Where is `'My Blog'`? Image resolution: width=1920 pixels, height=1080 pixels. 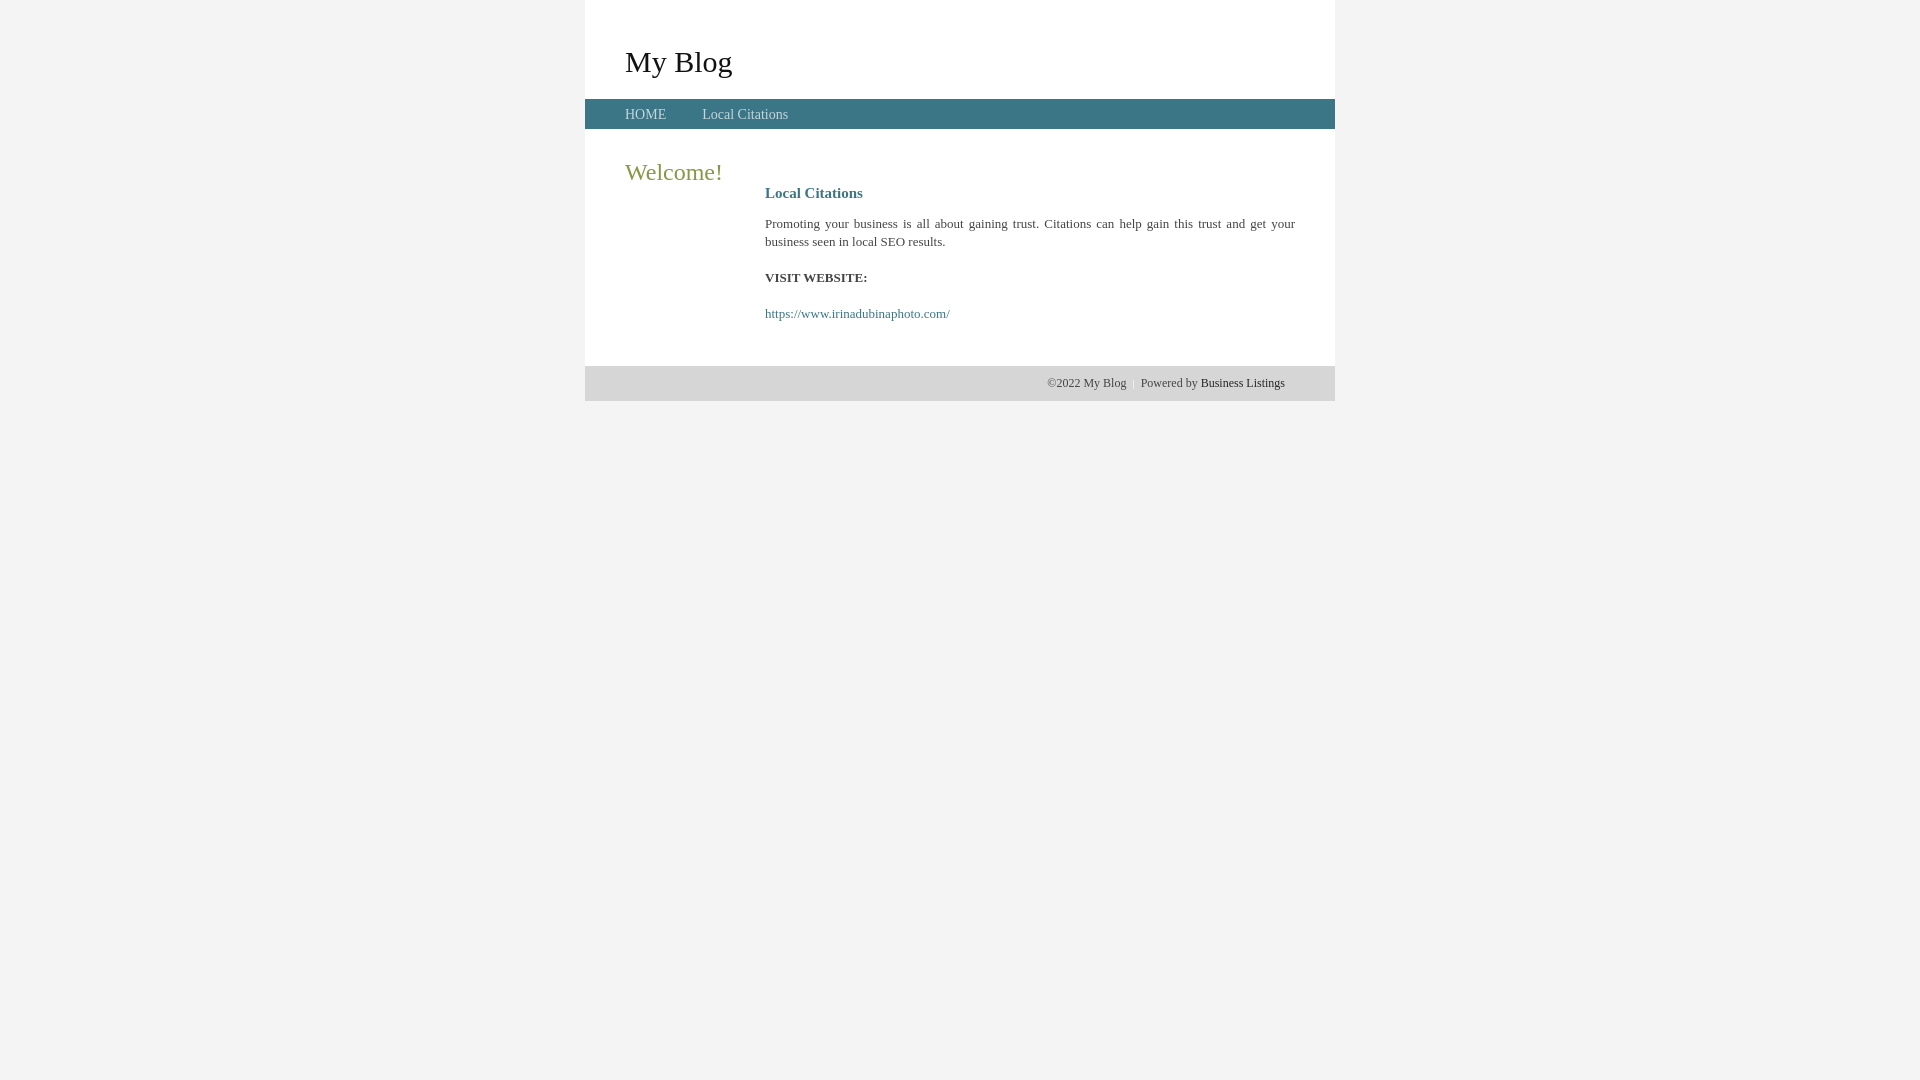
'My Blog' is located at coordinates (678, 60).